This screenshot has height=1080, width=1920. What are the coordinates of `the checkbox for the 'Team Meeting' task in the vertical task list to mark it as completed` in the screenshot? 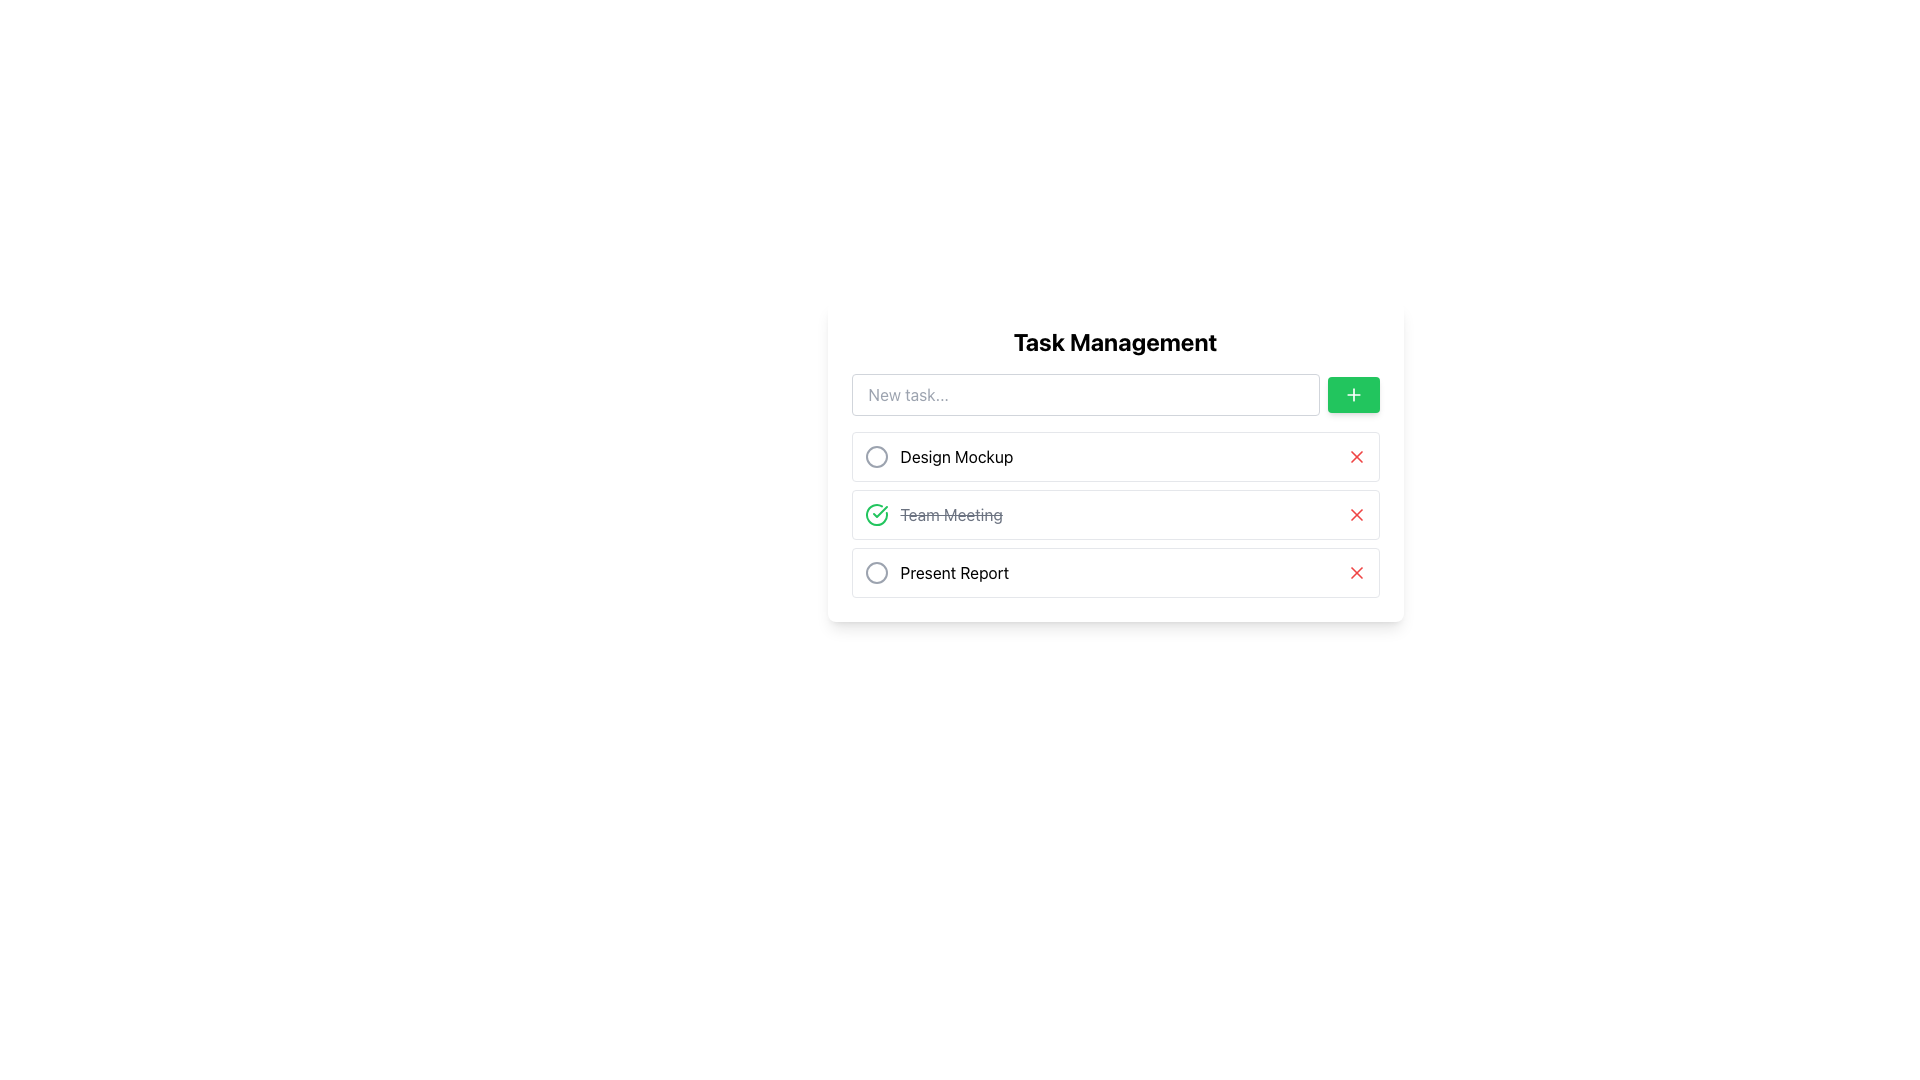 It's located at (1114, 514).